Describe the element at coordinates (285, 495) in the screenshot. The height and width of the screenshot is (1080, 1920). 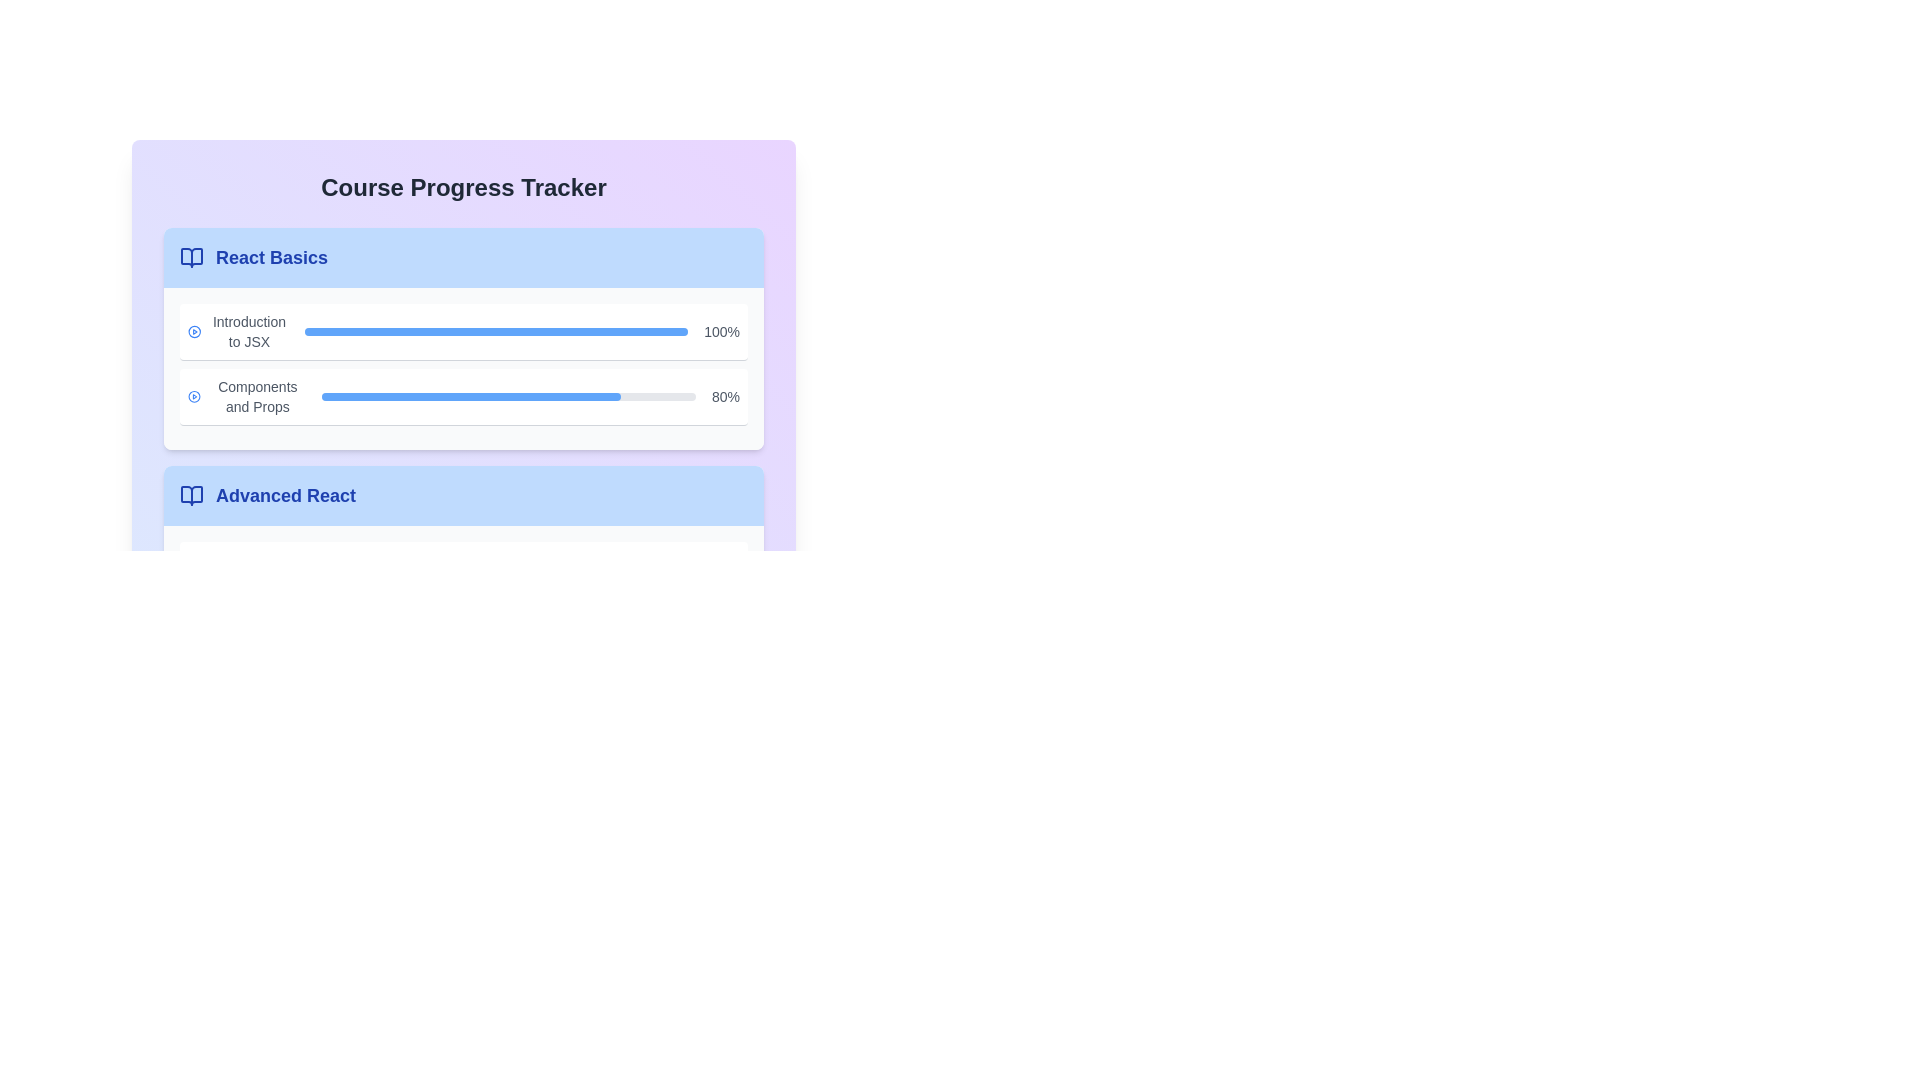
I see `the 'Advanced React' text label, which is a bold, large blue font title for the course module located below the 'React Basics' section and adjacent to a book icon` at that location.